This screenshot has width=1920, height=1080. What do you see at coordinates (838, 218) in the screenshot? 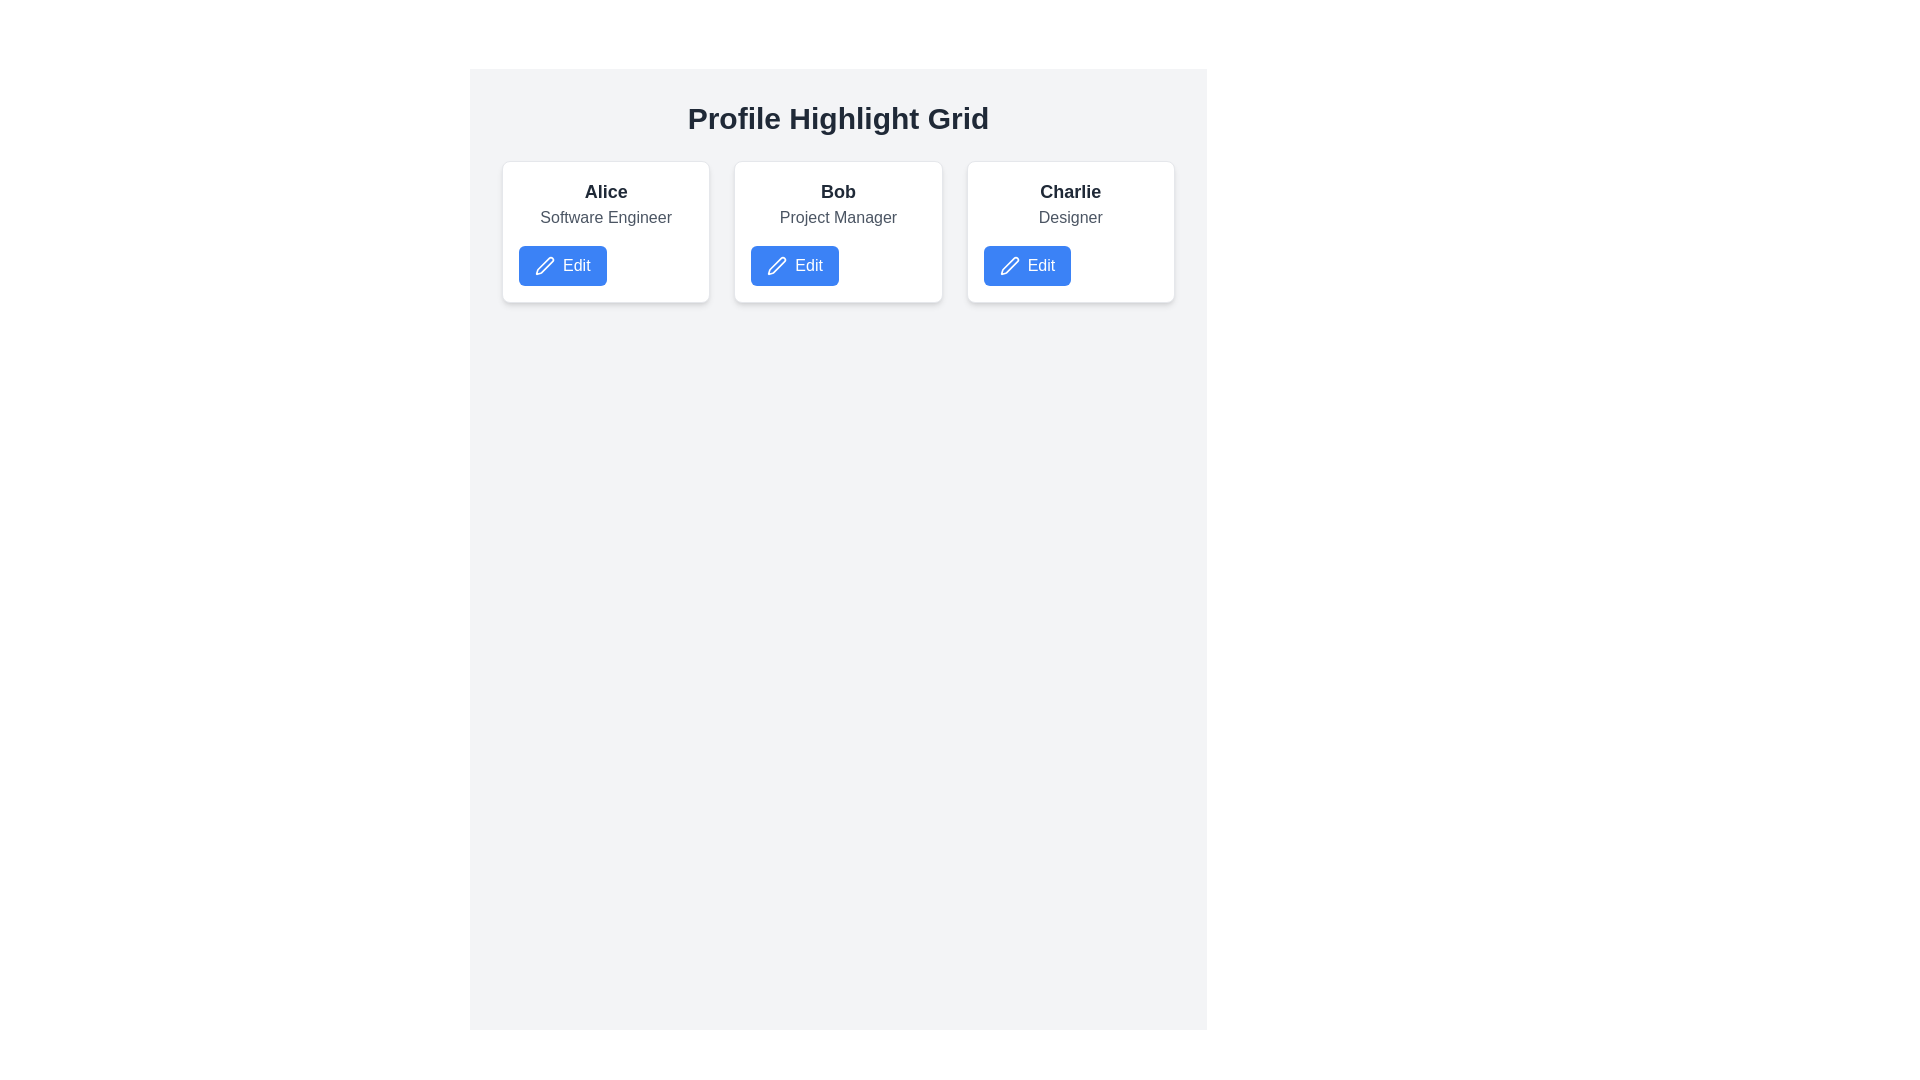
I see `the text label that indicates the job title 'Project Manager' associated with the user 'Bob', which is located within a user information card, positioned below 'Bob' and above the 'Edit' button` at bounding box center [838, 218].